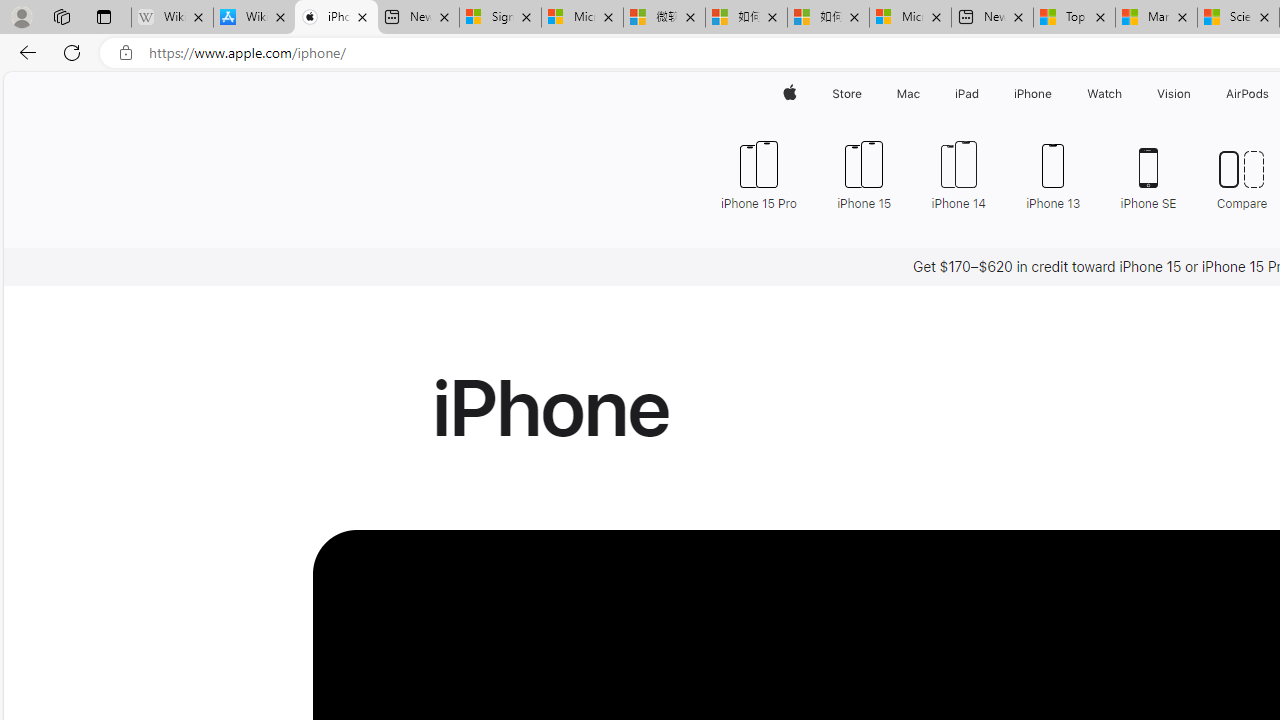 The image size is (1280, 720). Describe the element at coordinates (909, 17) in the screenshot. I see `'Microsoft account | Account Checkup'` at that location.